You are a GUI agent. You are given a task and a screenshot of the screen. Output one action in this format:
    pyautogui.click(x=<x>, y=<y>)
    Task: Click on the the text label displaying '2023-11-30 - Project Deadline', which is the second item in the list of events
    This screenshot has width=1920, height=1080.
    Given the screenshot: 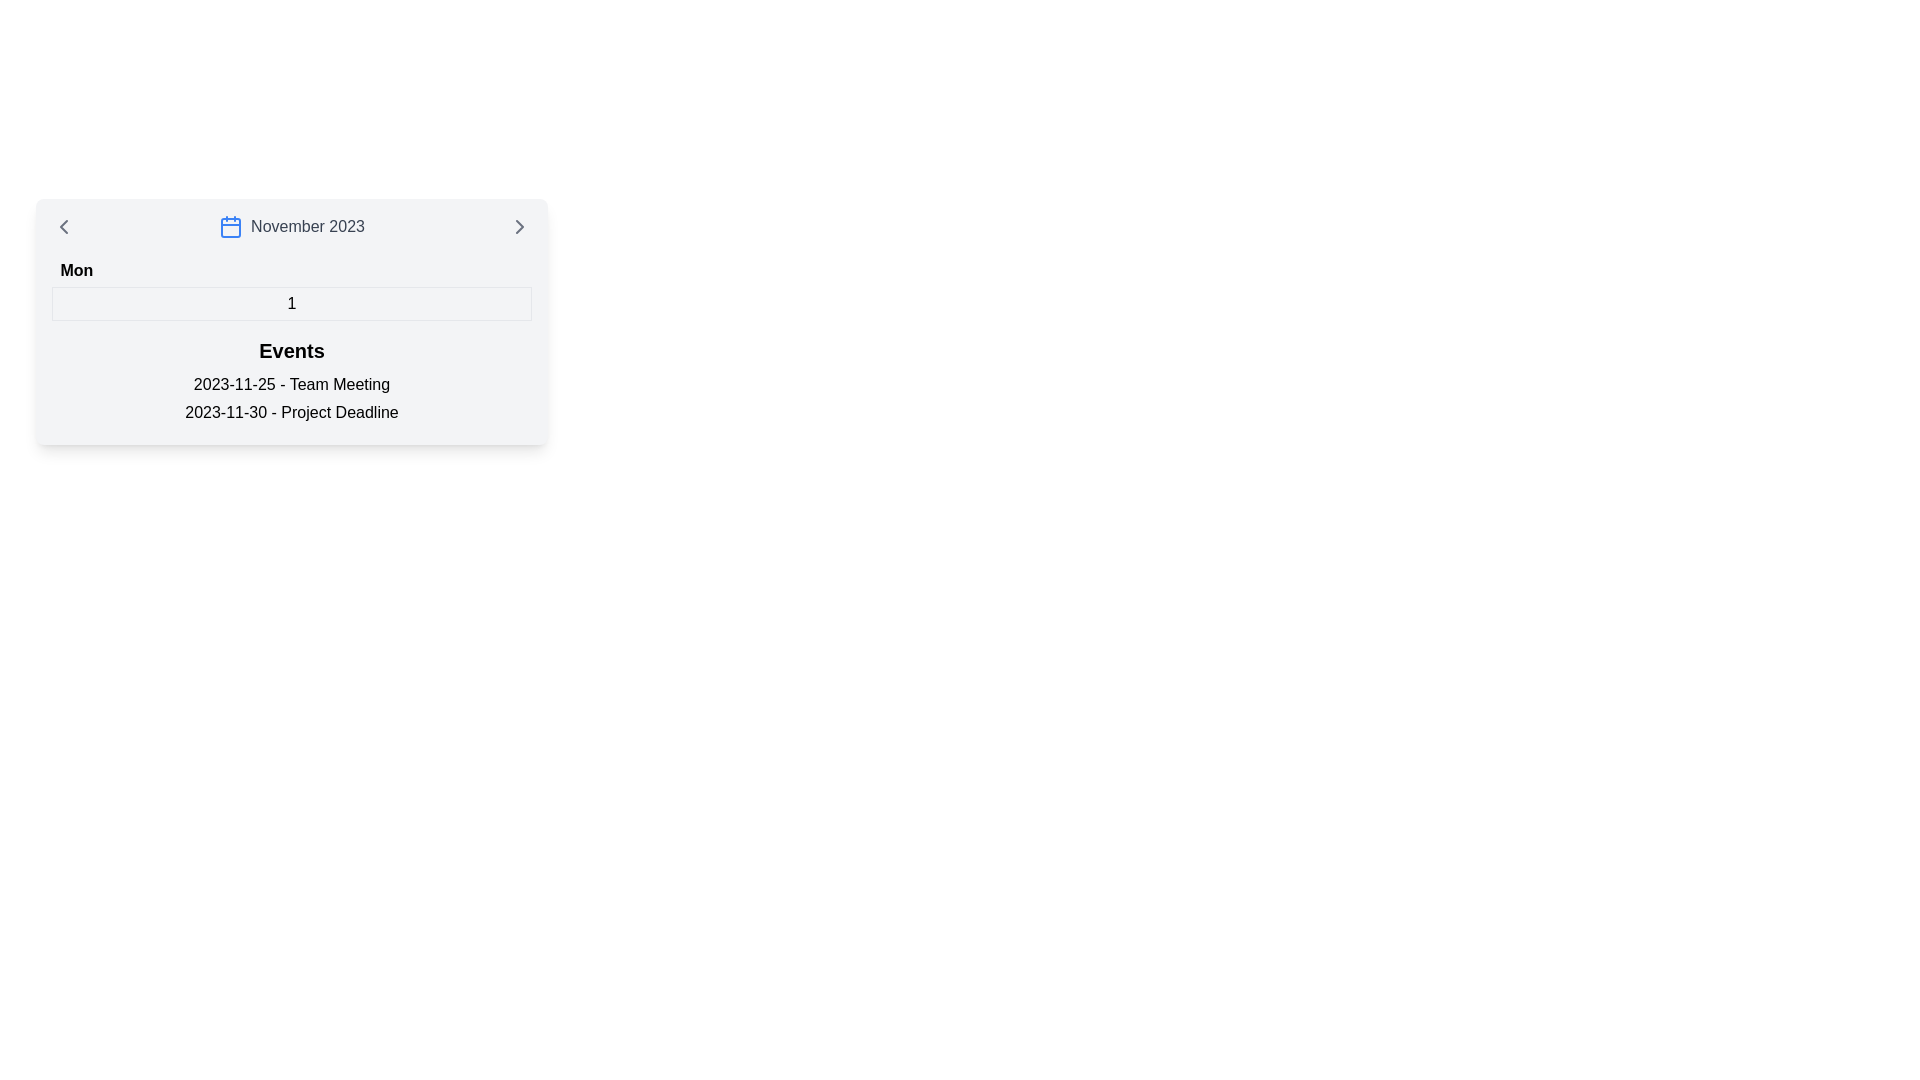 What is the action you would take?
    pyautogui.click(x=291, y=411)
    